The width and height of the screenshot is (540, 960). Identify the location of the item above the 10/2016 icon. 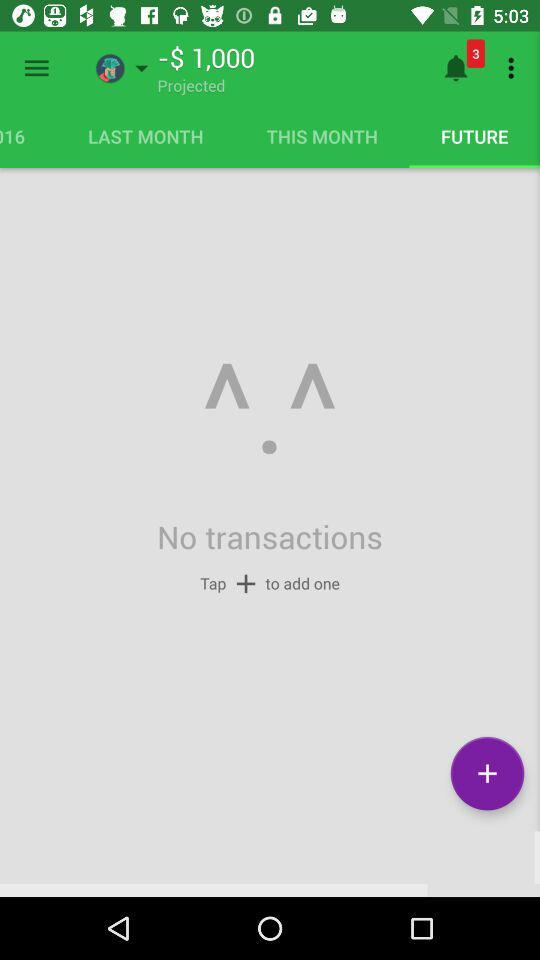
(36, 68).